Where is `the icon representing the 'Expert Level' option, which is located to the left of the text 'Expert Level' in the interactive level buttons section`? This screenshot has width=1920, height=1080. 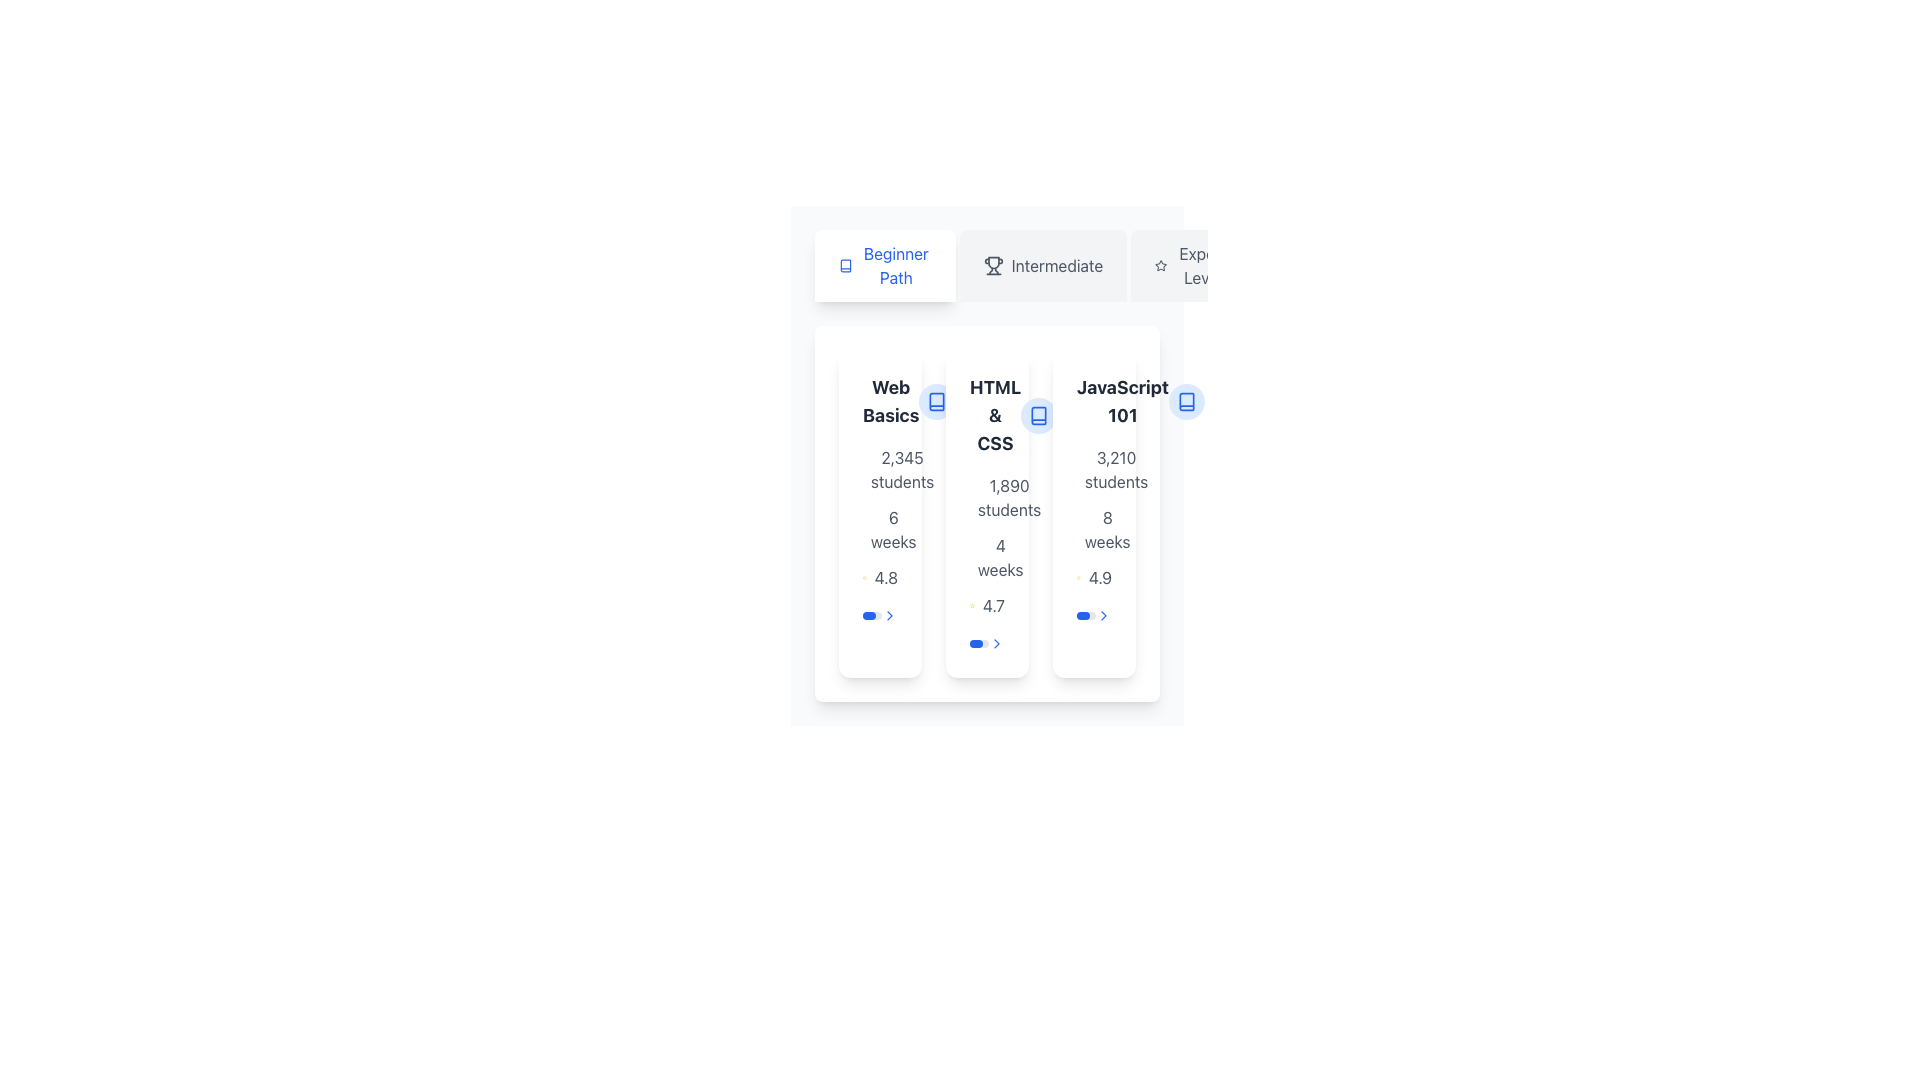
the icon representing the 'Expert Level' option, which is located to the left of the text 'Expert Level' in the interactive level buttons section is located at coordinates (1161, 265).